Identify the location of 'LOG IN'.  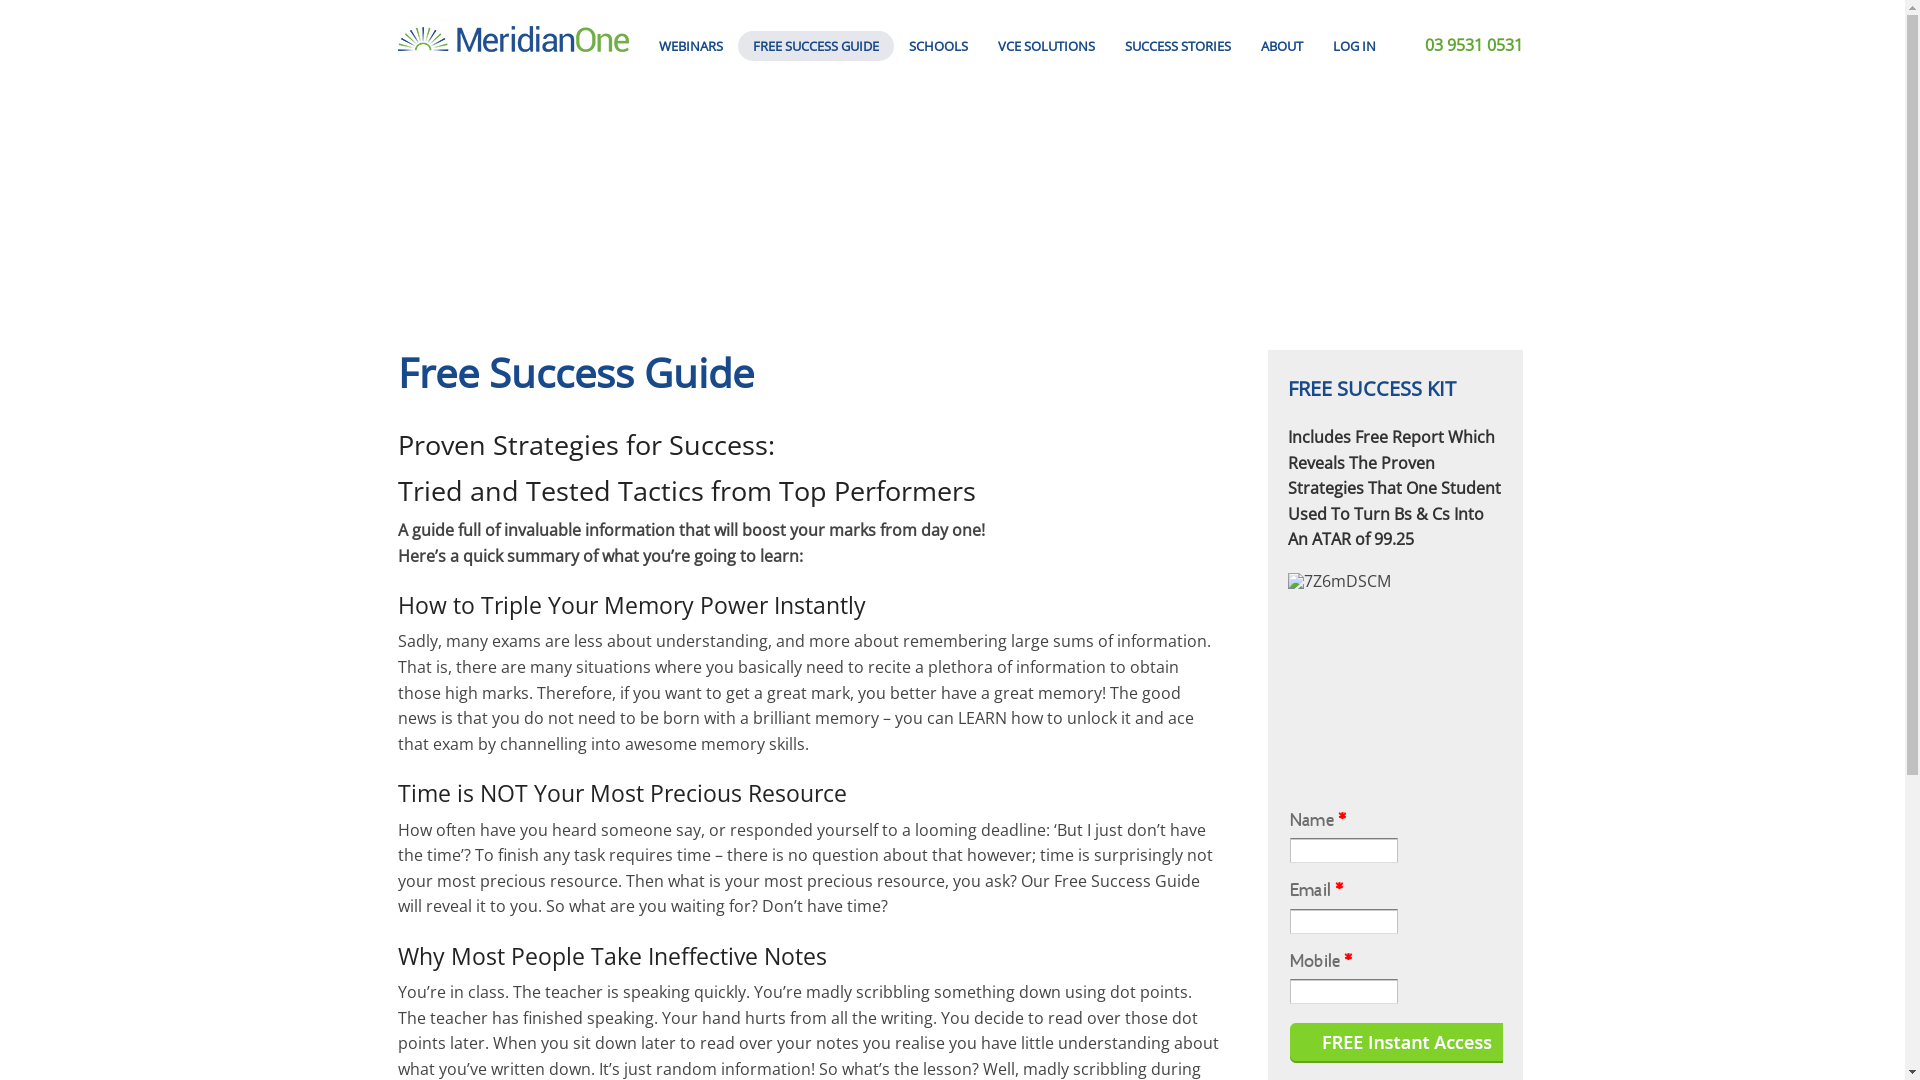
(1354, 45).